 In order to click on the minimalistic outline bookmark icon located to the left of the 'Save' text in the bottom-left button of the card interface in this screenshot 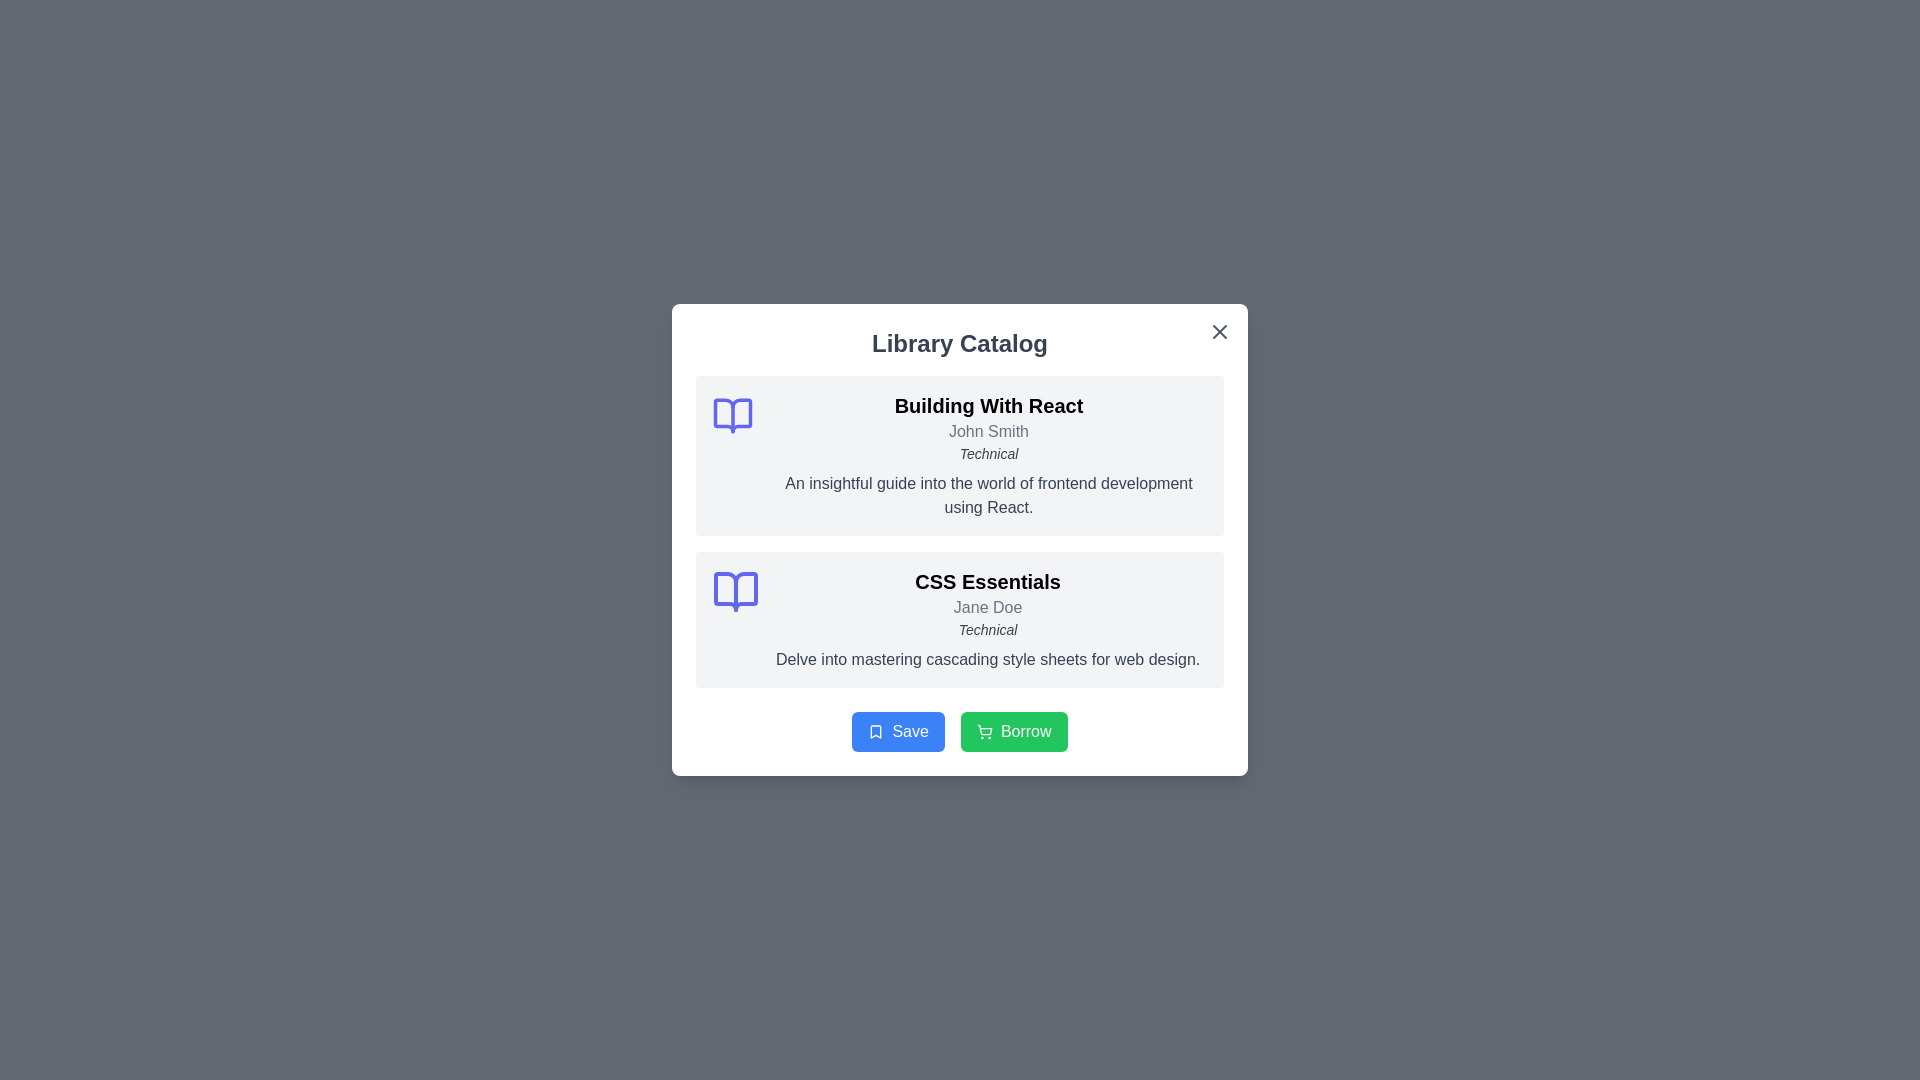, I will do `click(876, 732)`.